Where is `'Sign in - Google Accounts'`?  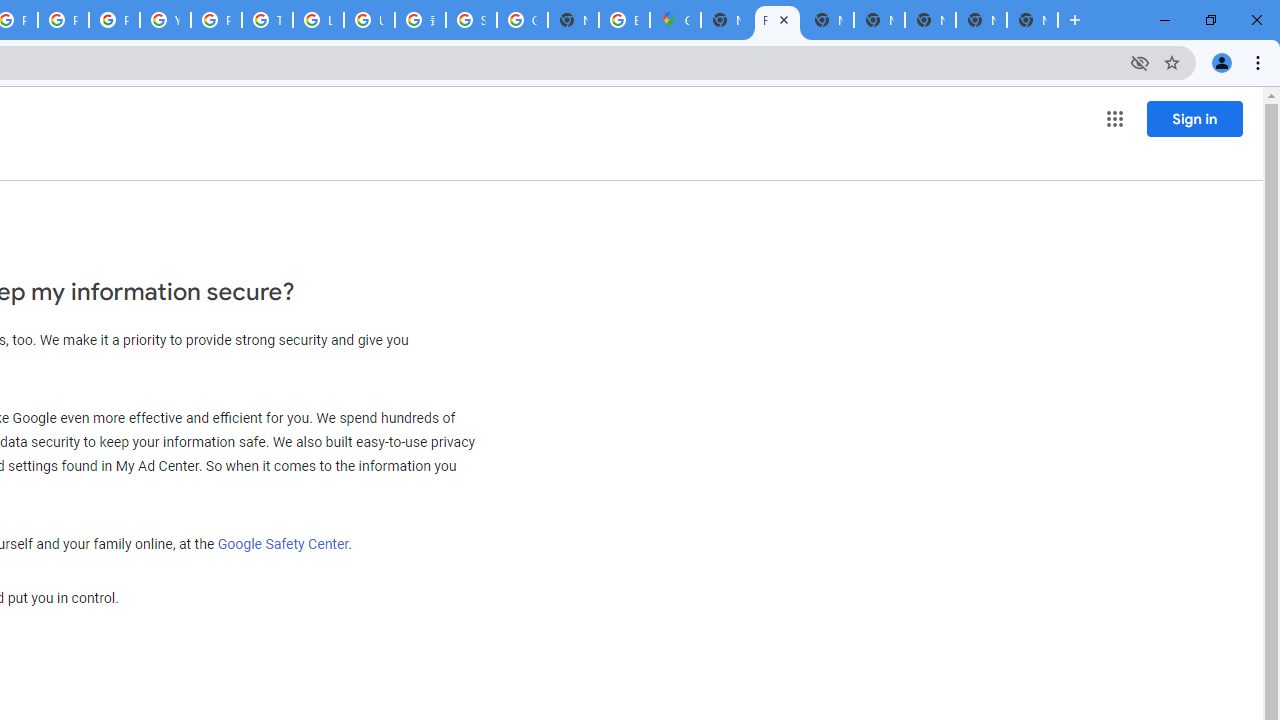
'Sign in - Google Accounts' is located at coordinates (470, 20).